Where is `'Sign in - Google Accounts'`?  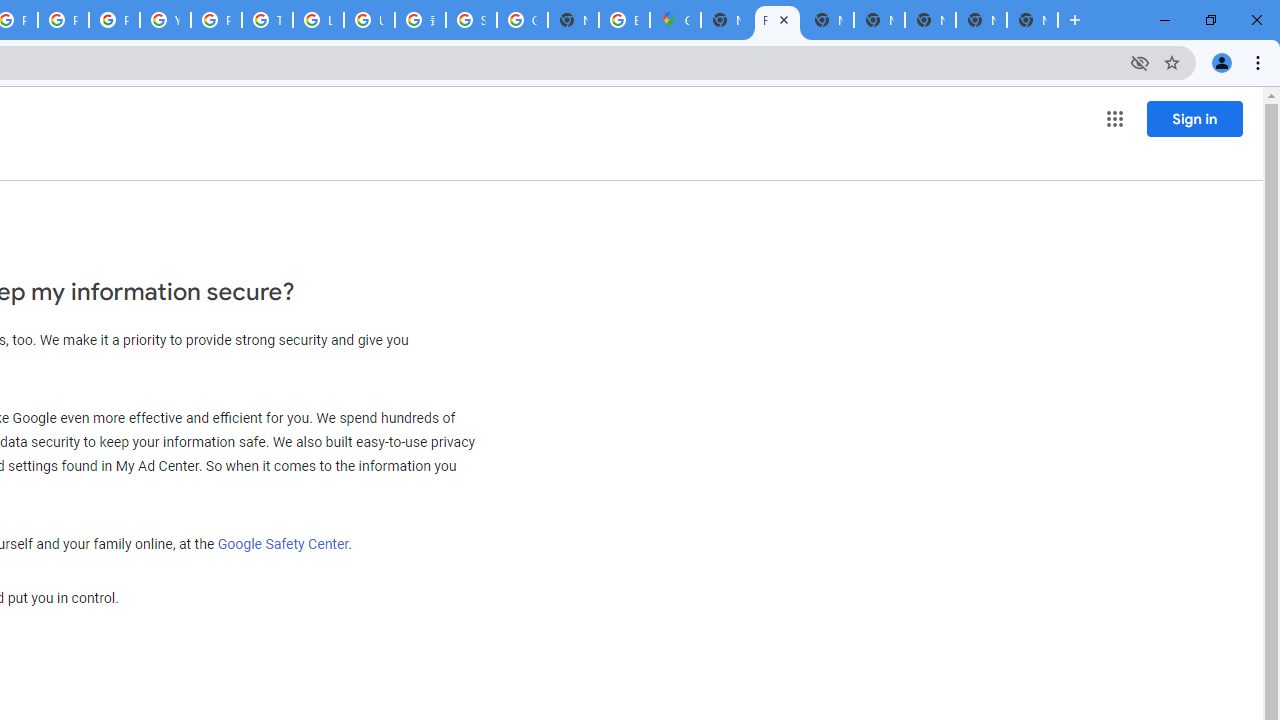
'Sign in - Google Accounts' is located at coordinates (470, 20).